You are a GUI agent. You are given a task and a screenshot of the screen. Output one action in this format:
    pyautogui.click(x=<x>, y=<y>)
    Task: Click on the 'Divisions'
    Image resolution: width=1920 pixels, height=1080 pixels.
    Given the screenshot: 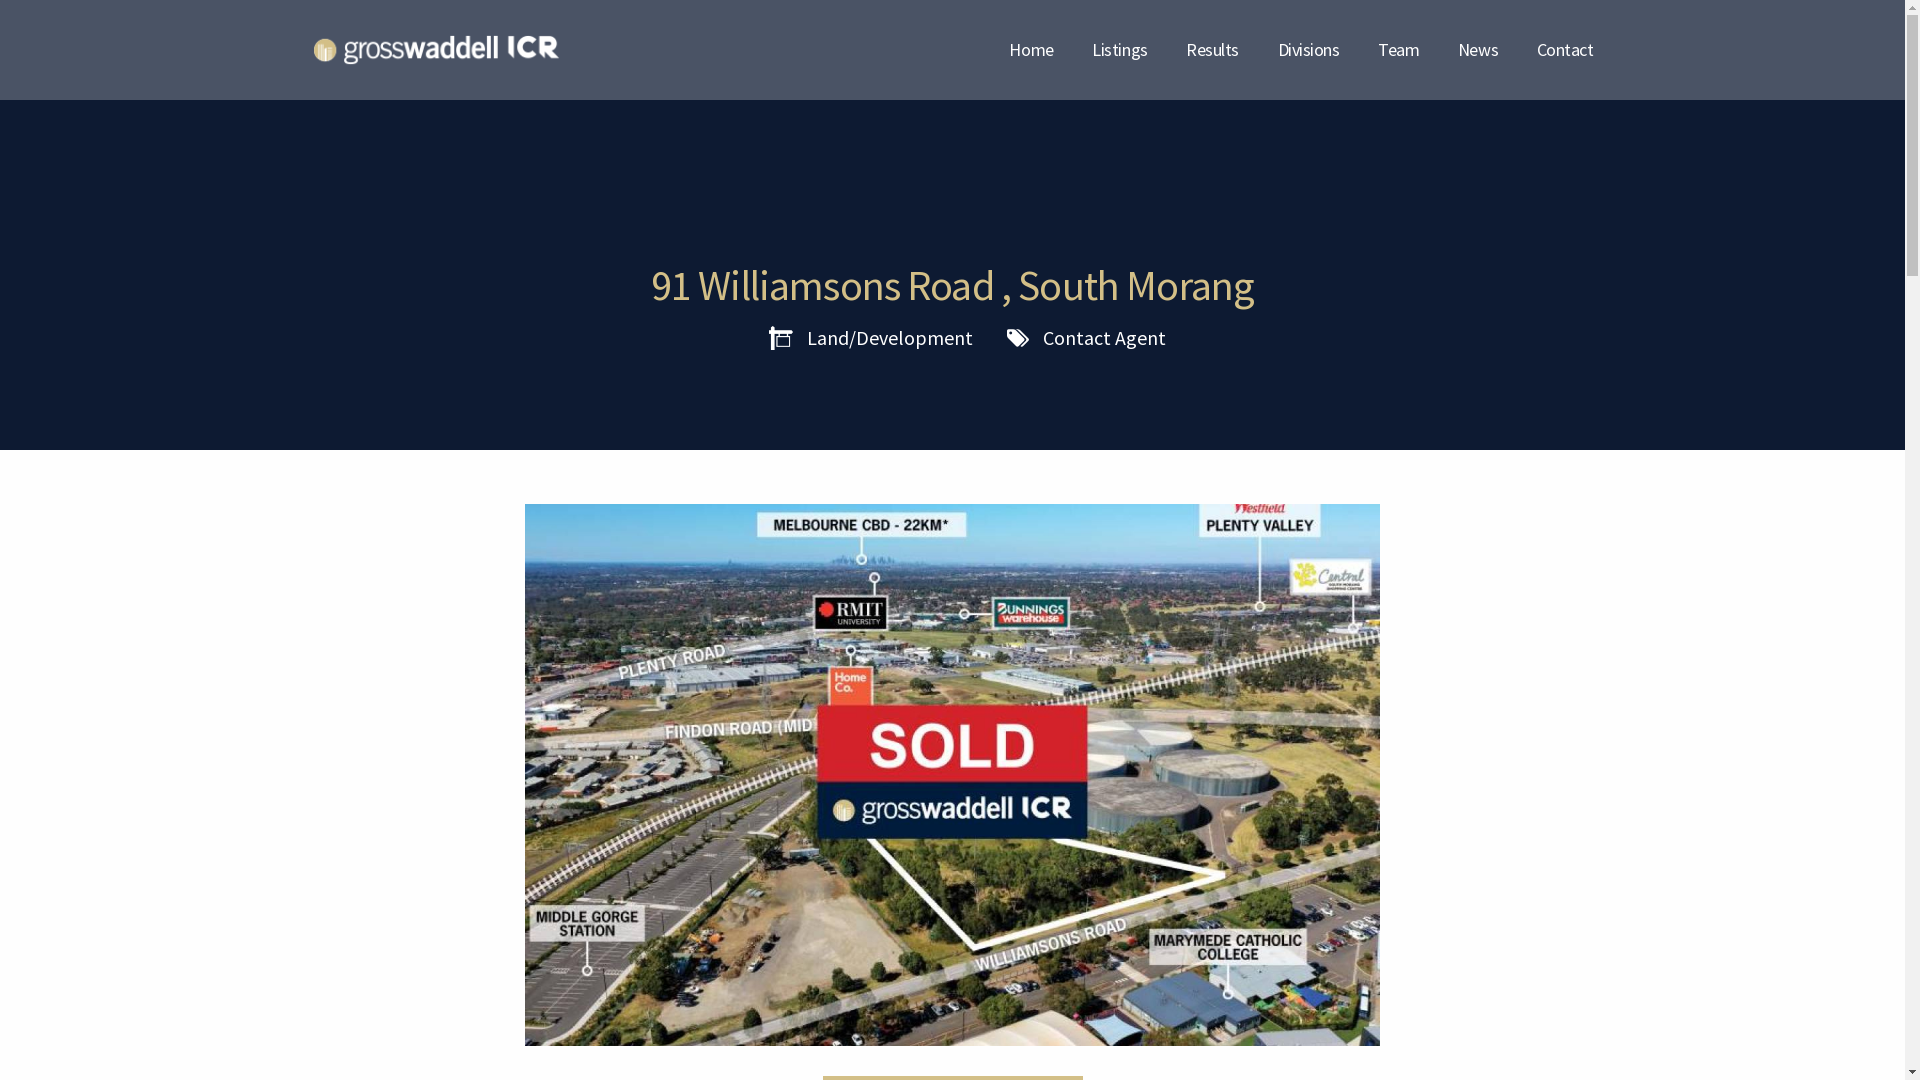 What is the action you would take?
    pyautogui.click(x=1309, y=48)
    